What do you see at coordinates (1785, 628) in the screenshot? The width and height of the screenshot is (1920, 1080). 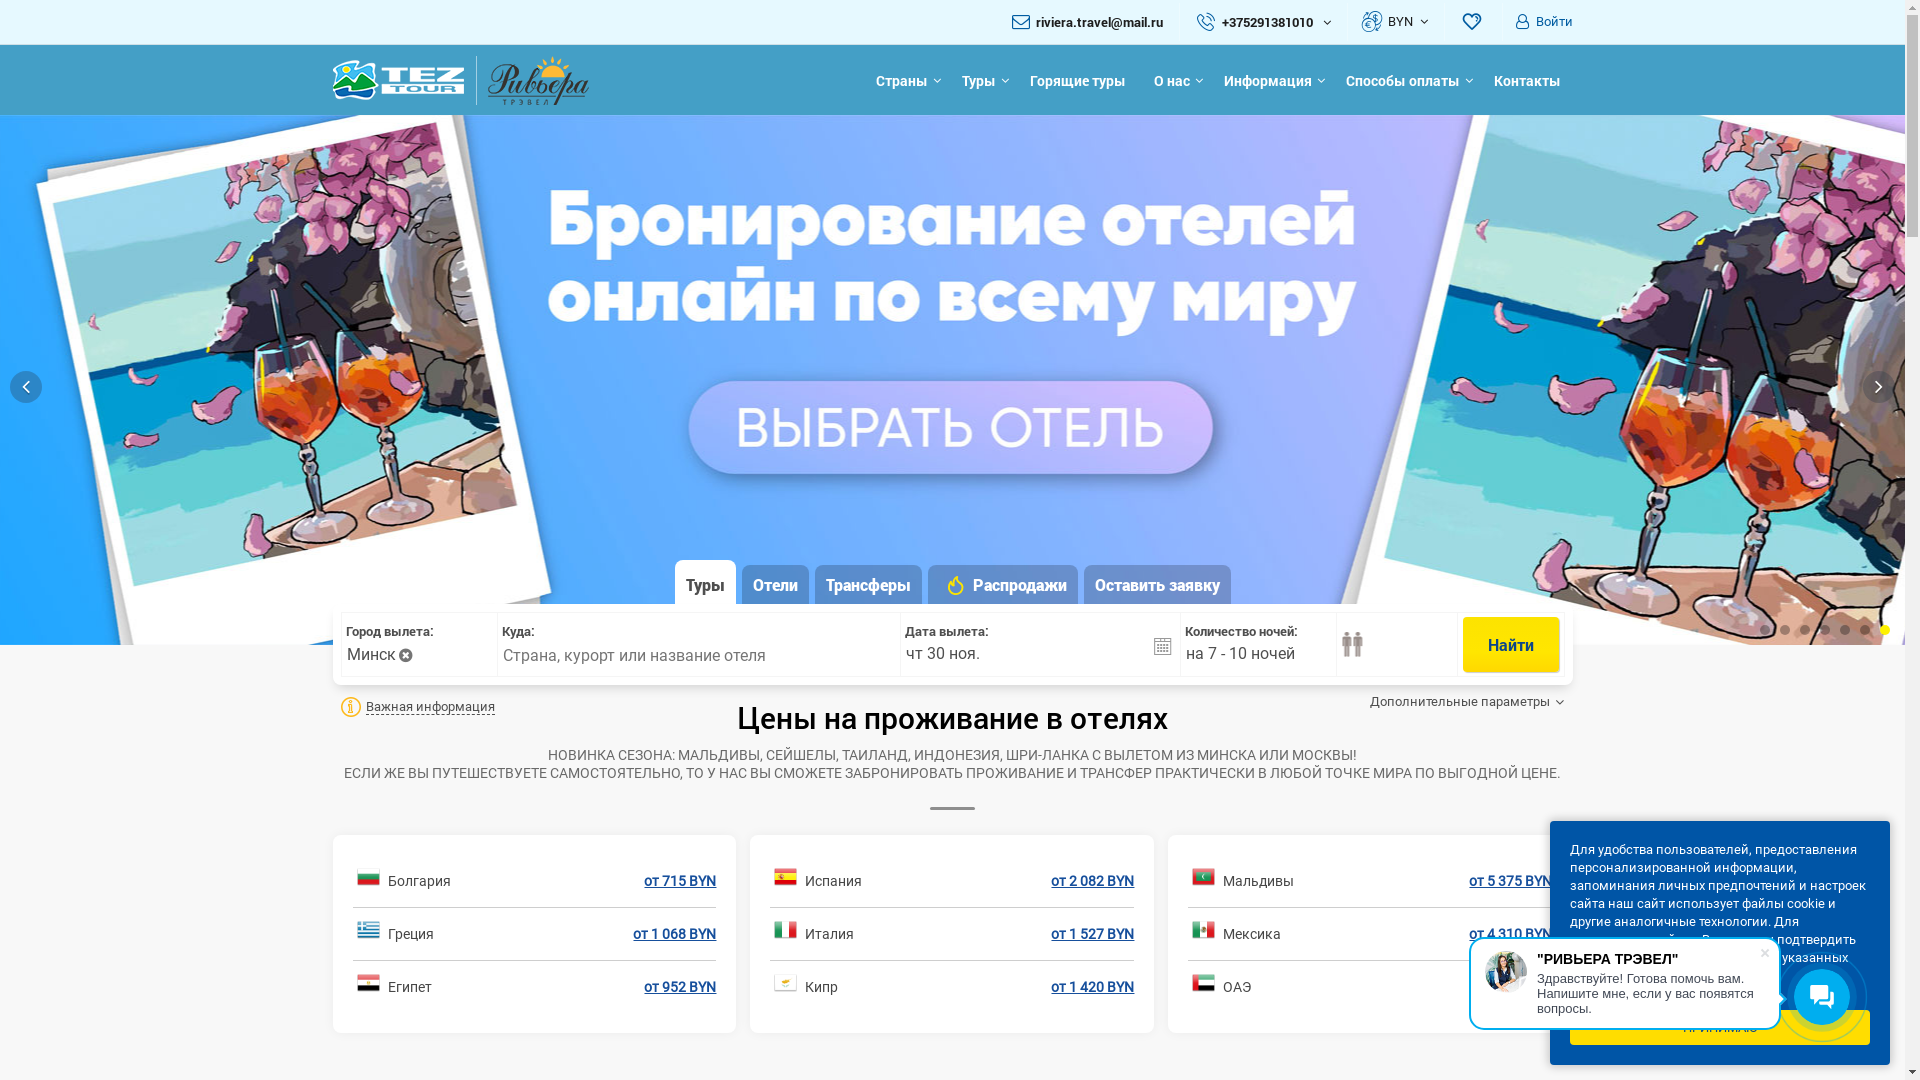 I see `'2'` at bounding box center [1785, 628].